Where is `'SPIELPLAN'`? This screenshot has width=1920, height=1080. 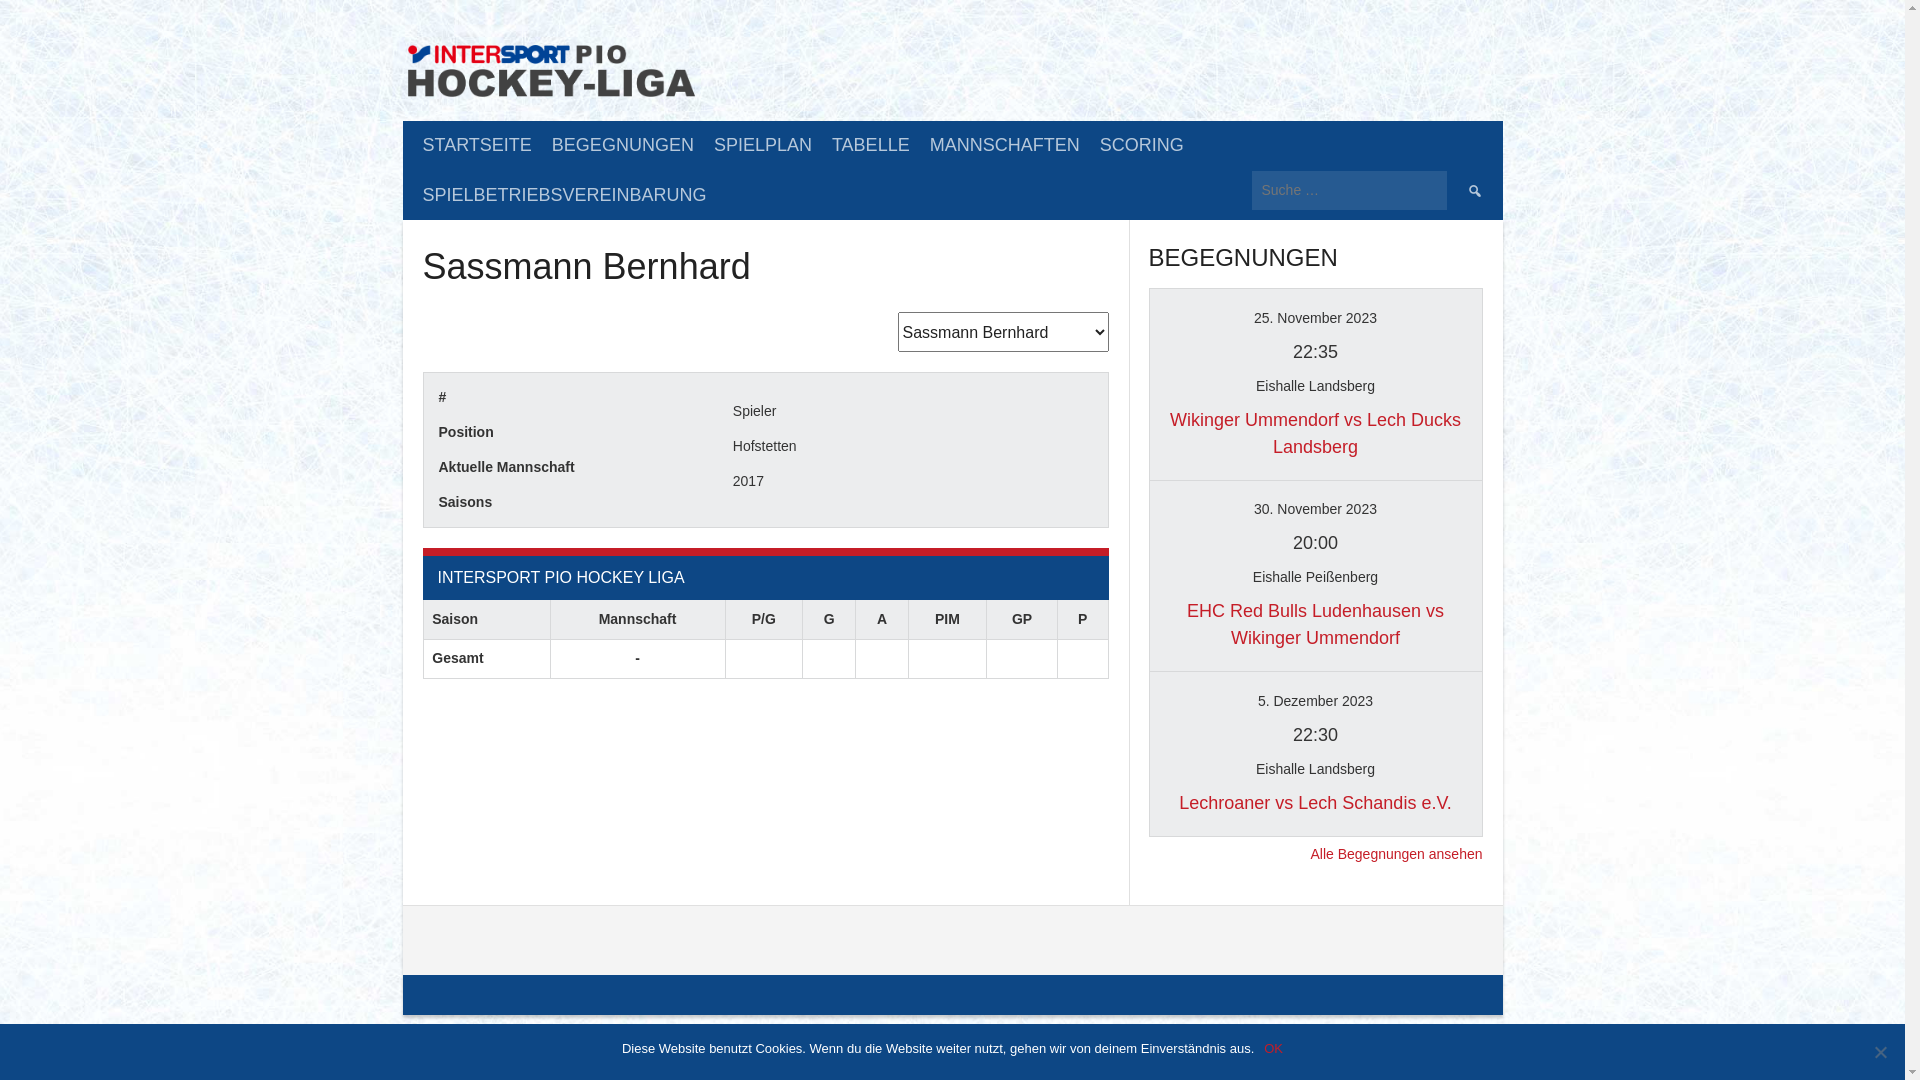
'SPIELPLAN' is located at coordinates (762, 145).